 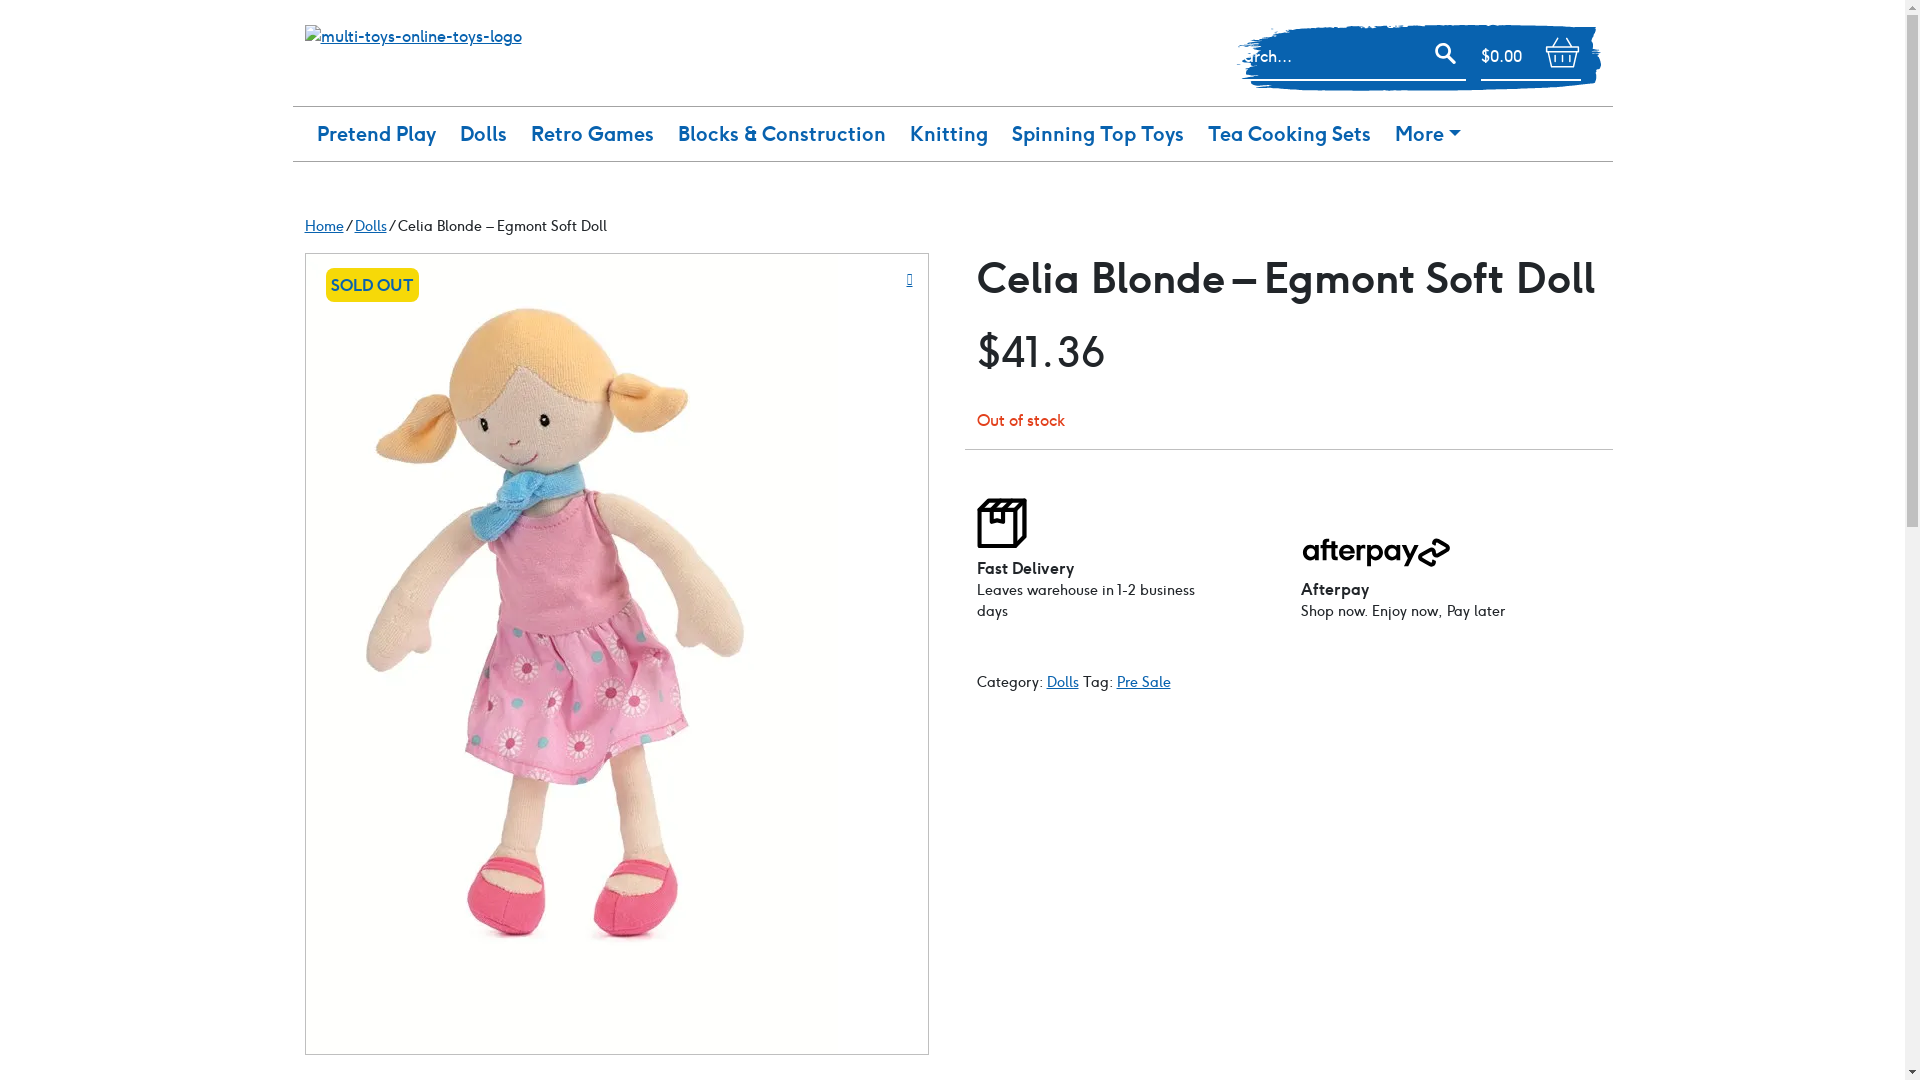 What do you see at coordinates (302, 225) in the screenshot?
I see `'Home'` at bounding box center [302, 225].